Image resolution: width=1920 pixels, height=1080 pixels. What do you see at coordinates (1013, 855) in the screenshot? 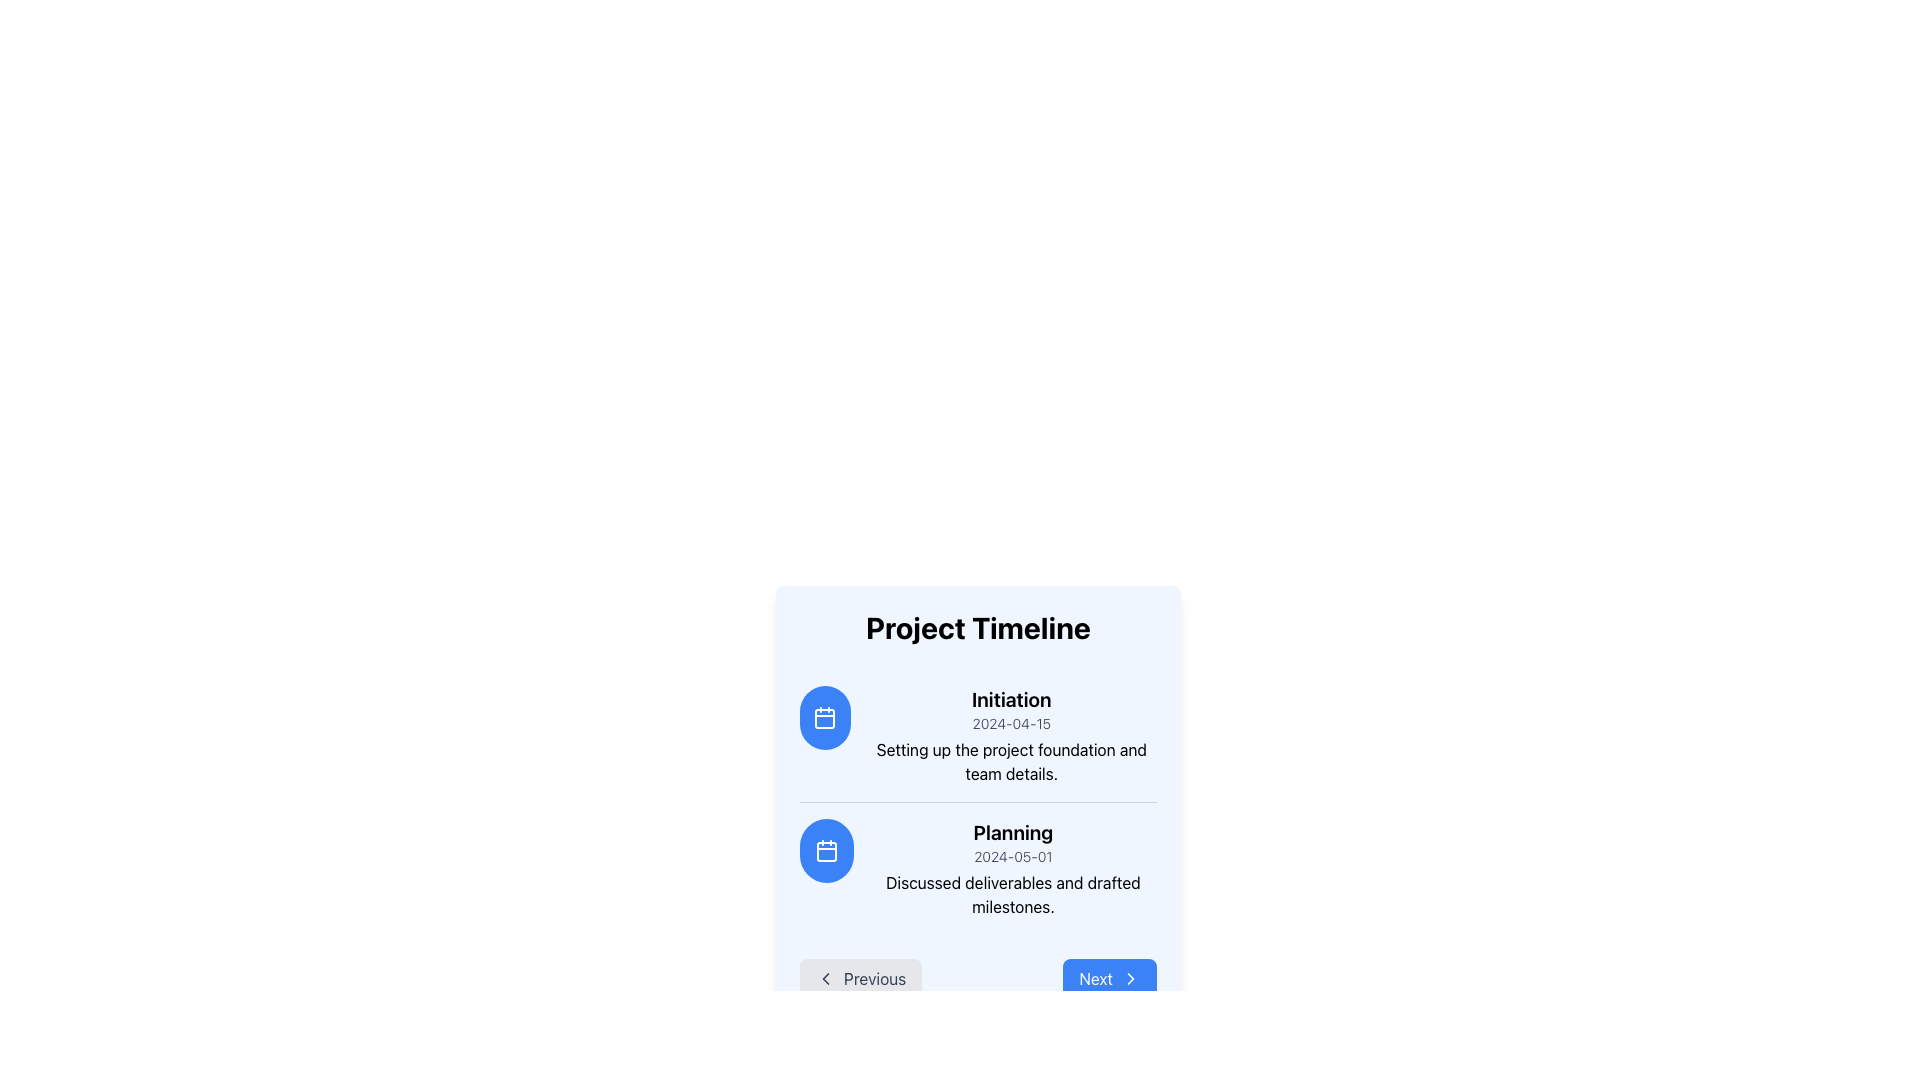
I see `date text from the Text Label located in the middle of the second timeline entry, which is below the title 'Planning' and above the description 'Discussed deliverables and drafted milestones.'` at bounding box center [1013, 855].